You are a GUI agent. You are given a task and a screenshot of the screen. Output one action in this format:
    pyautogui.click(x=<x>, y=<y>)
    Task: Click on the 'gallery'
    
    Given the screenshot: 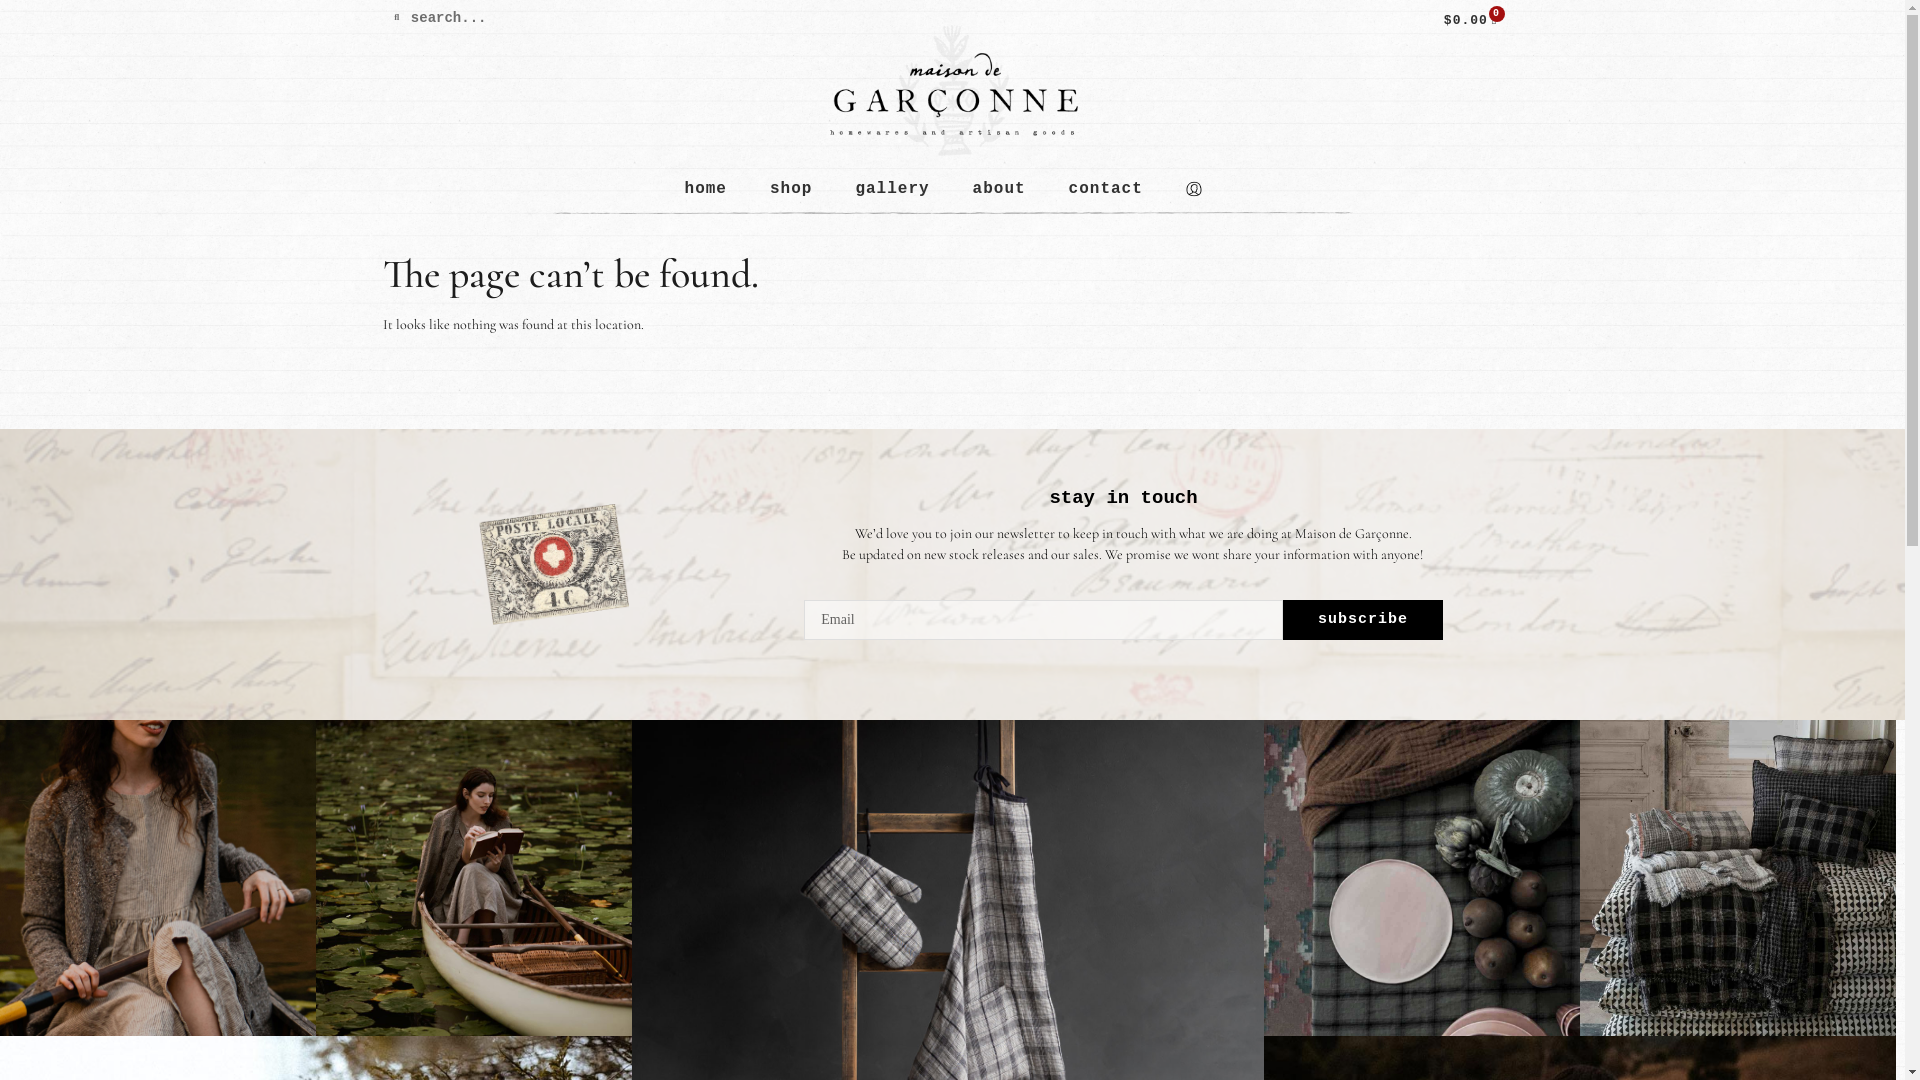 What is the action you would take?
    pyautogui.click(x=854, y=189)
    